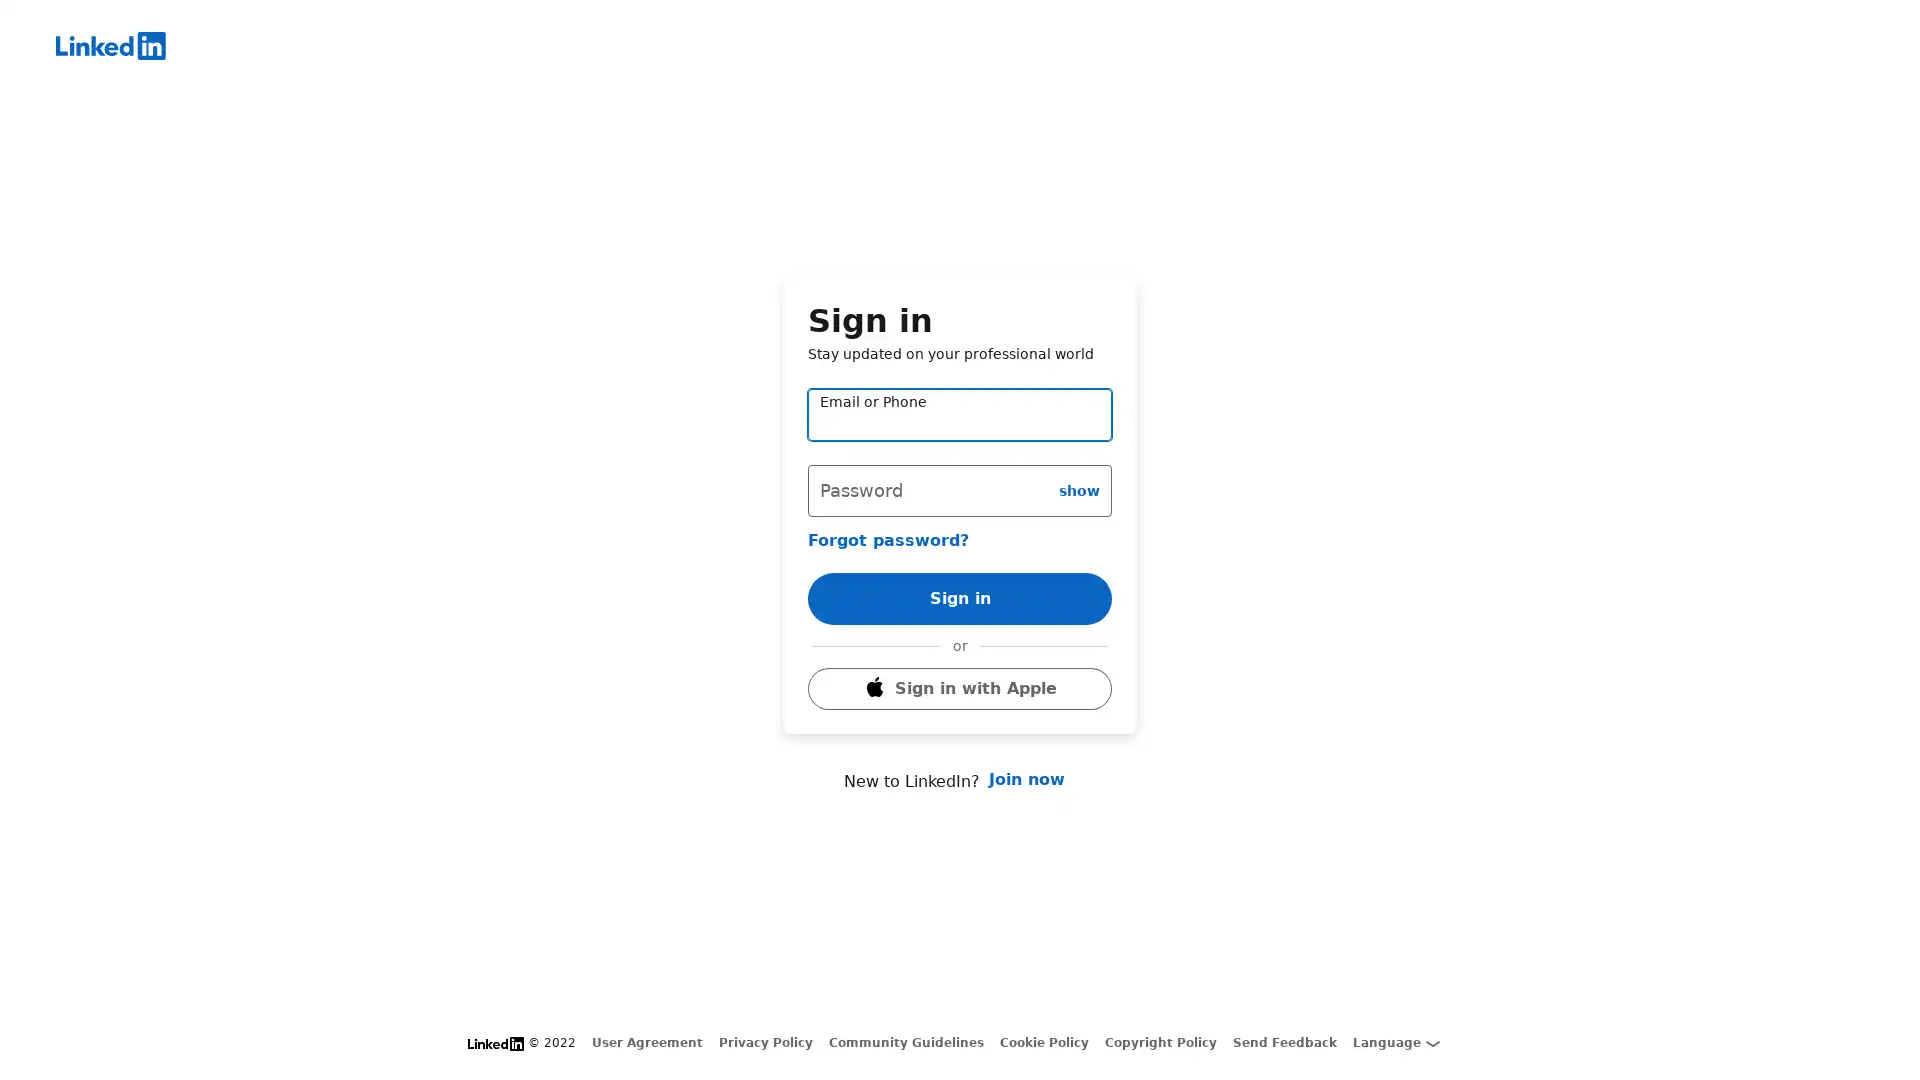 The width and height of the screenshot is (1920, 1080). Describe the element at coordinates (960, 662) in the screenshot. I see `Sign in with Google` at that location.